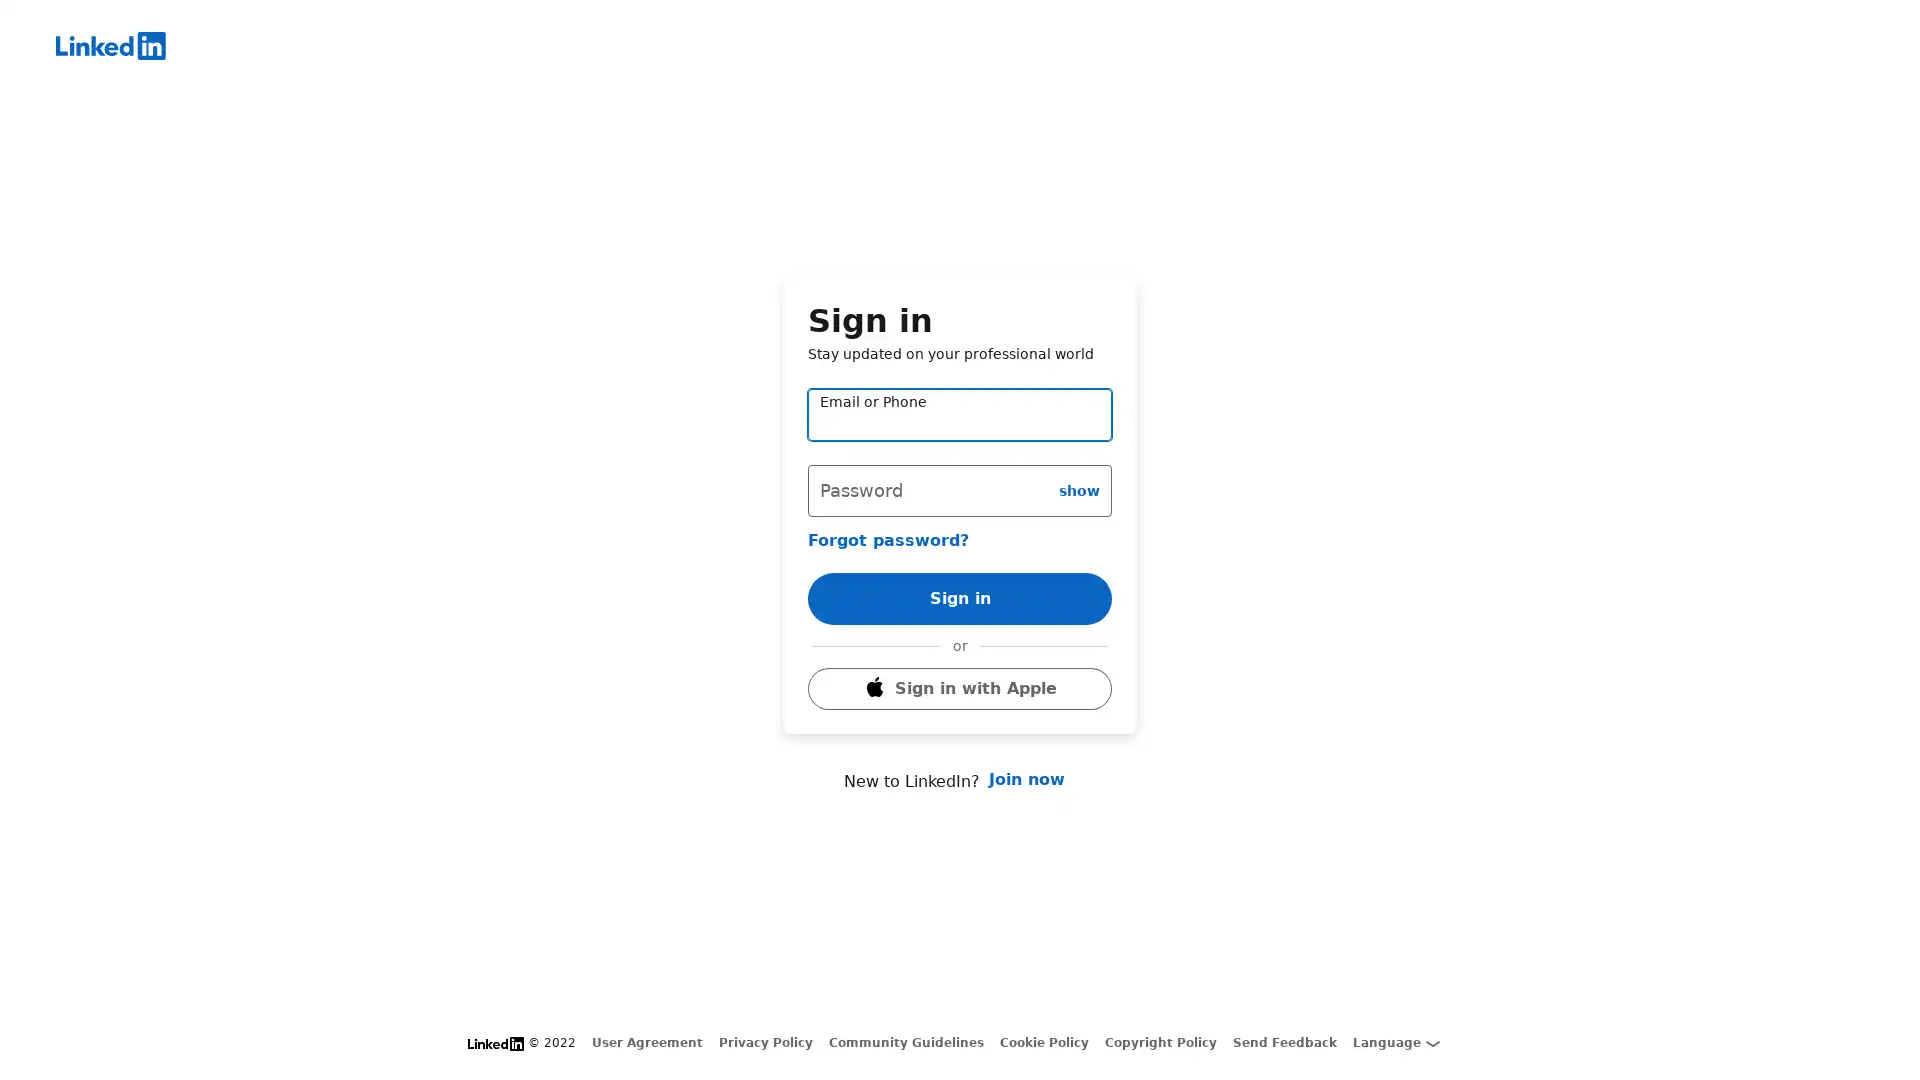 The width and height of the screenshot is (1920, 1080). Describe the element at coordinates (960, 662) in the screenshot. I see `Sign in with Google` at that location.